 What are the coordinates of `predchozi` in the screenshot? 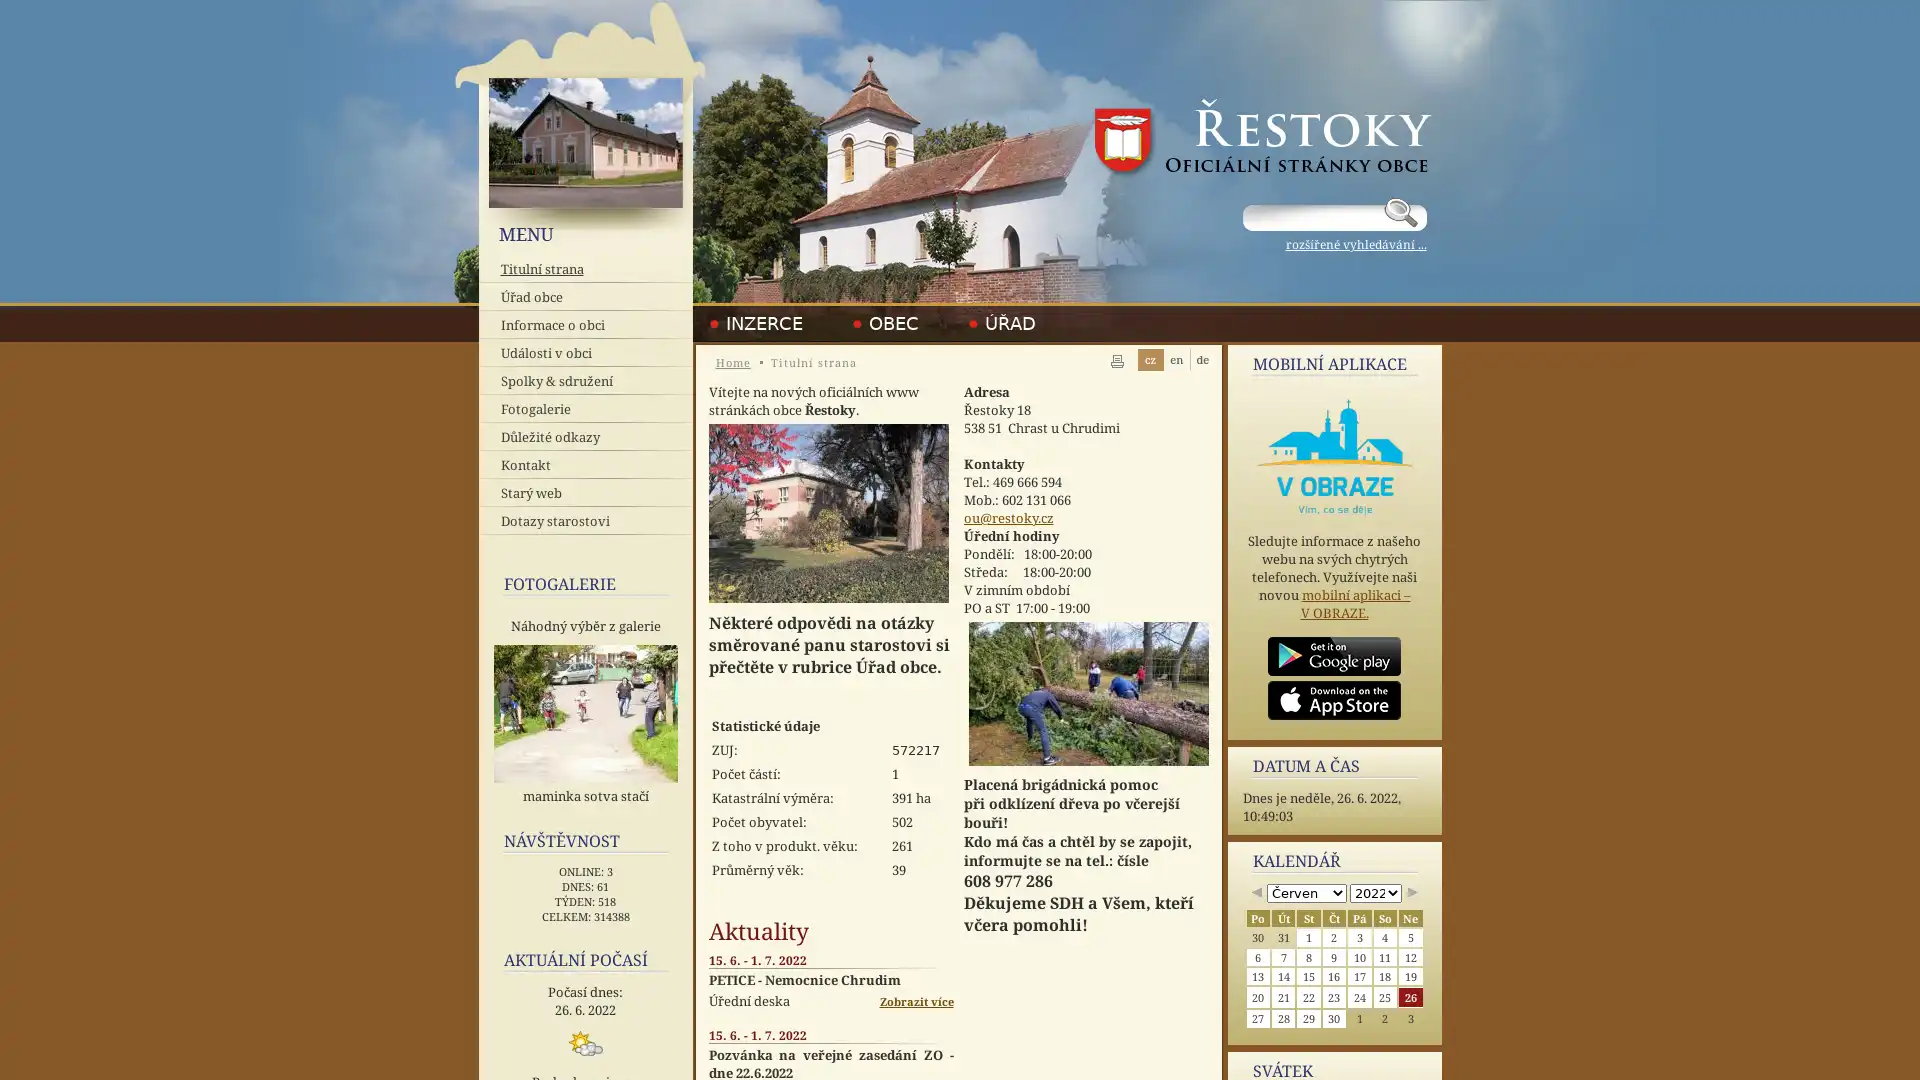 It's located at (1255, 892).